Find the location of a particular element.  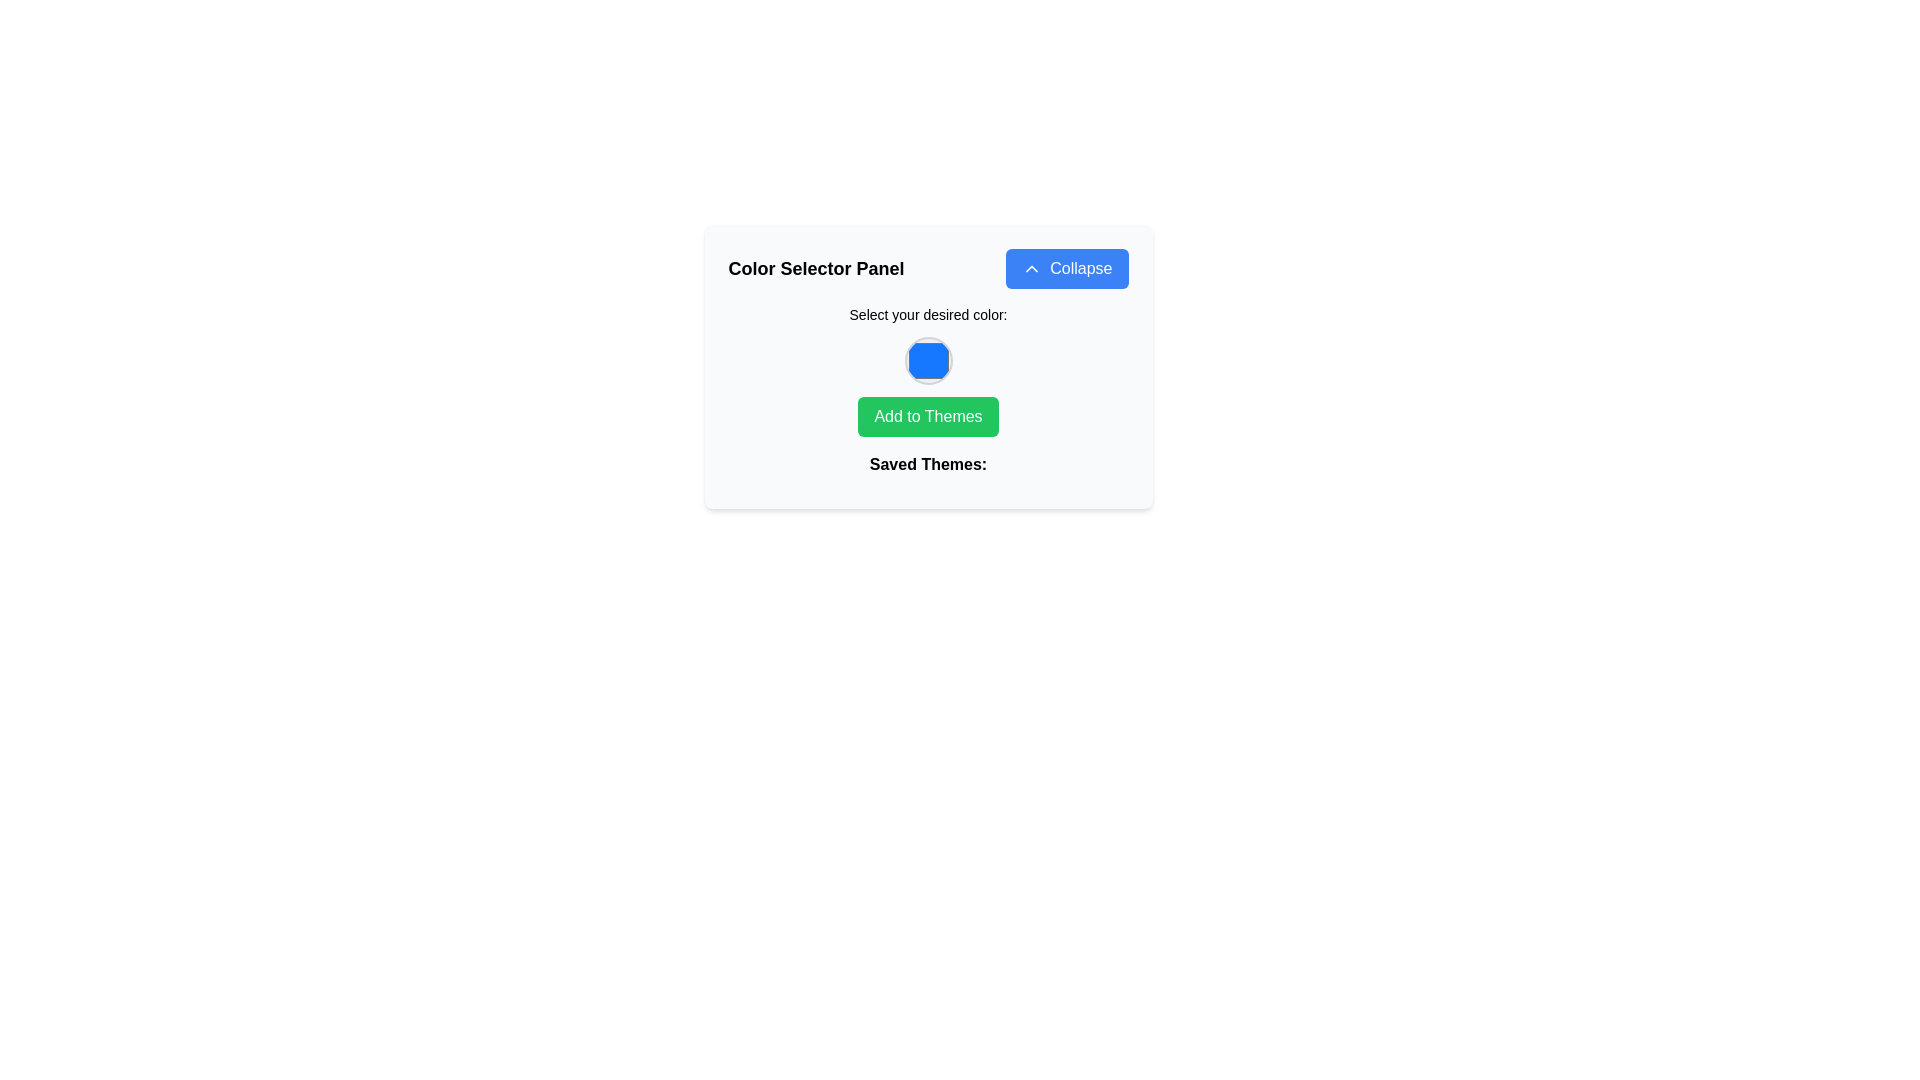

the color selection indicator located in the 'Color Selector Panel' below the label 'Select your desired color:' and above the 'Add to Themes' button is located at coordinates (927, 394).